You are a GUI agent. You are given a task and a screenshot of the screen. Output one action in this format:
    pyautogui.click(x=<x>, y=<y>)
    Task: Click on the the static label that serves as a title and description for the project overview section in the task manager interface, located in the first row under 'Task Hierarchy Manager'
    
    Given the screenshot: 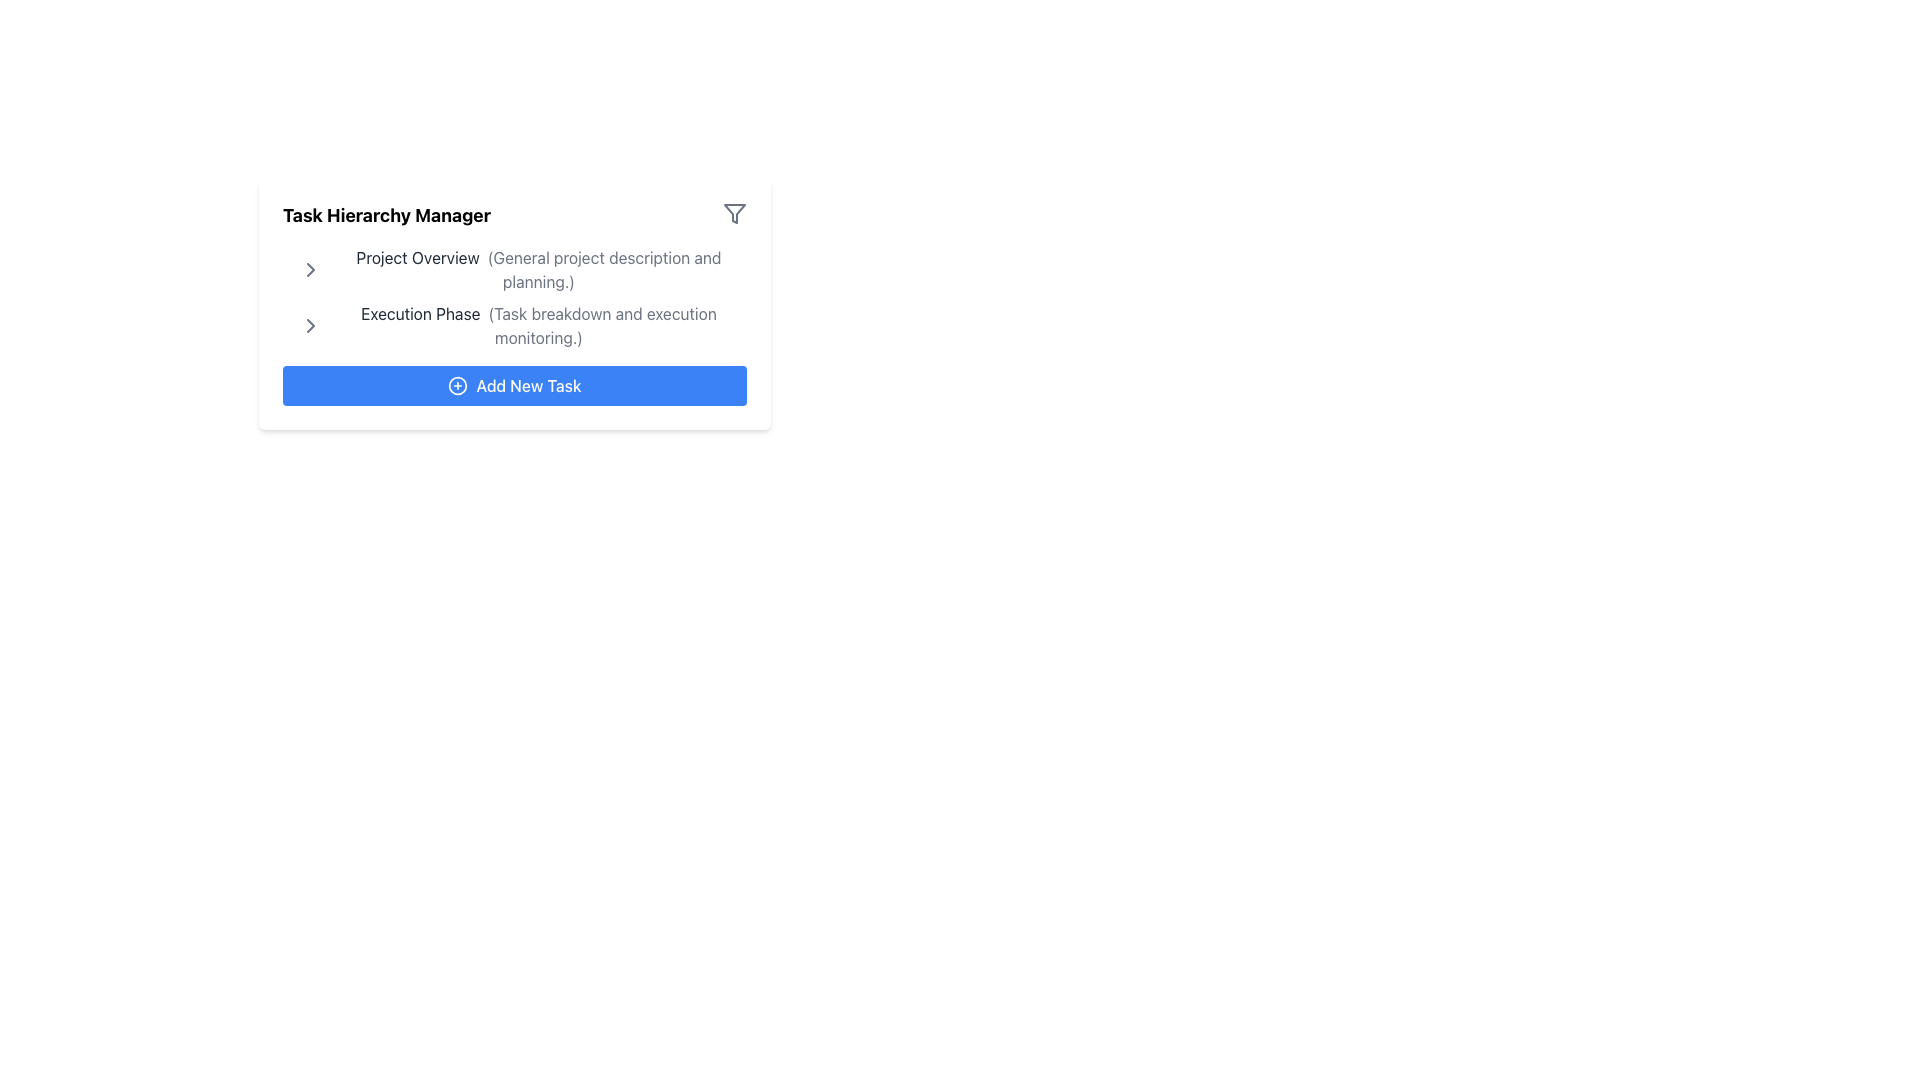 What is the action you would take?
    pyautogui.click(x=538, y=270)
    